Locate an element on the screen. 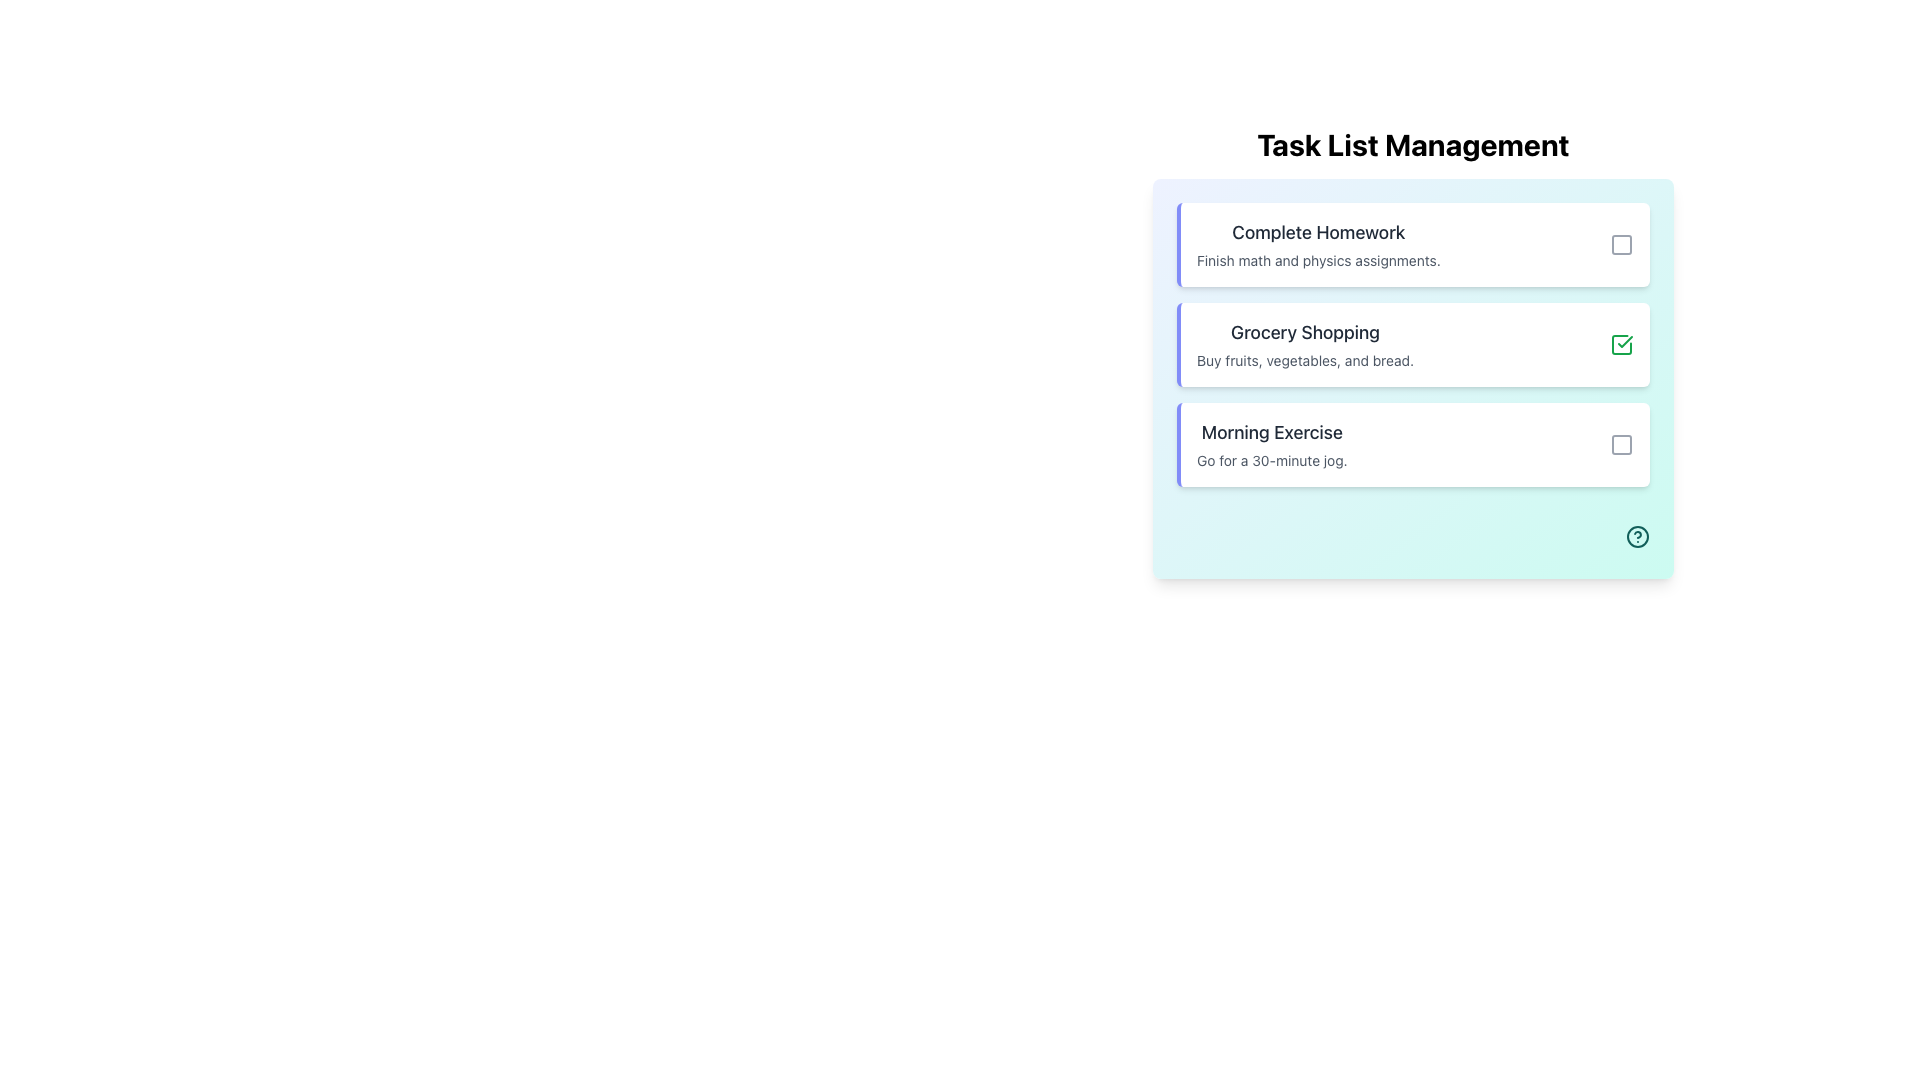 This screenshot has height=1080, width=1920. the small square button with rounded corners located in the bottom-right section of the 'Morning Exercise' task card is located at coordinates (1622, 443).